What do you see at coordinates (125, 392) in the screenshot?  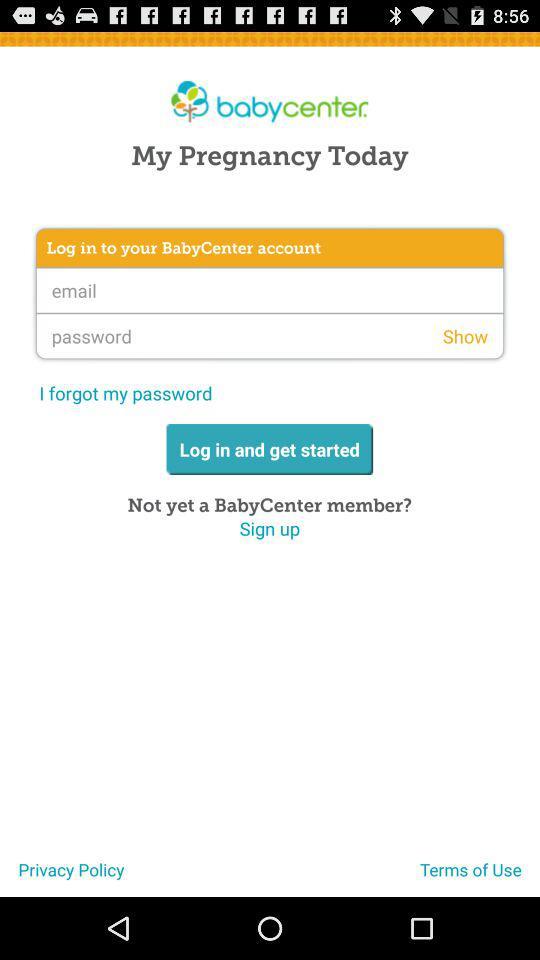 I see `the i forgot my icon` at bounding box center [125, 392].